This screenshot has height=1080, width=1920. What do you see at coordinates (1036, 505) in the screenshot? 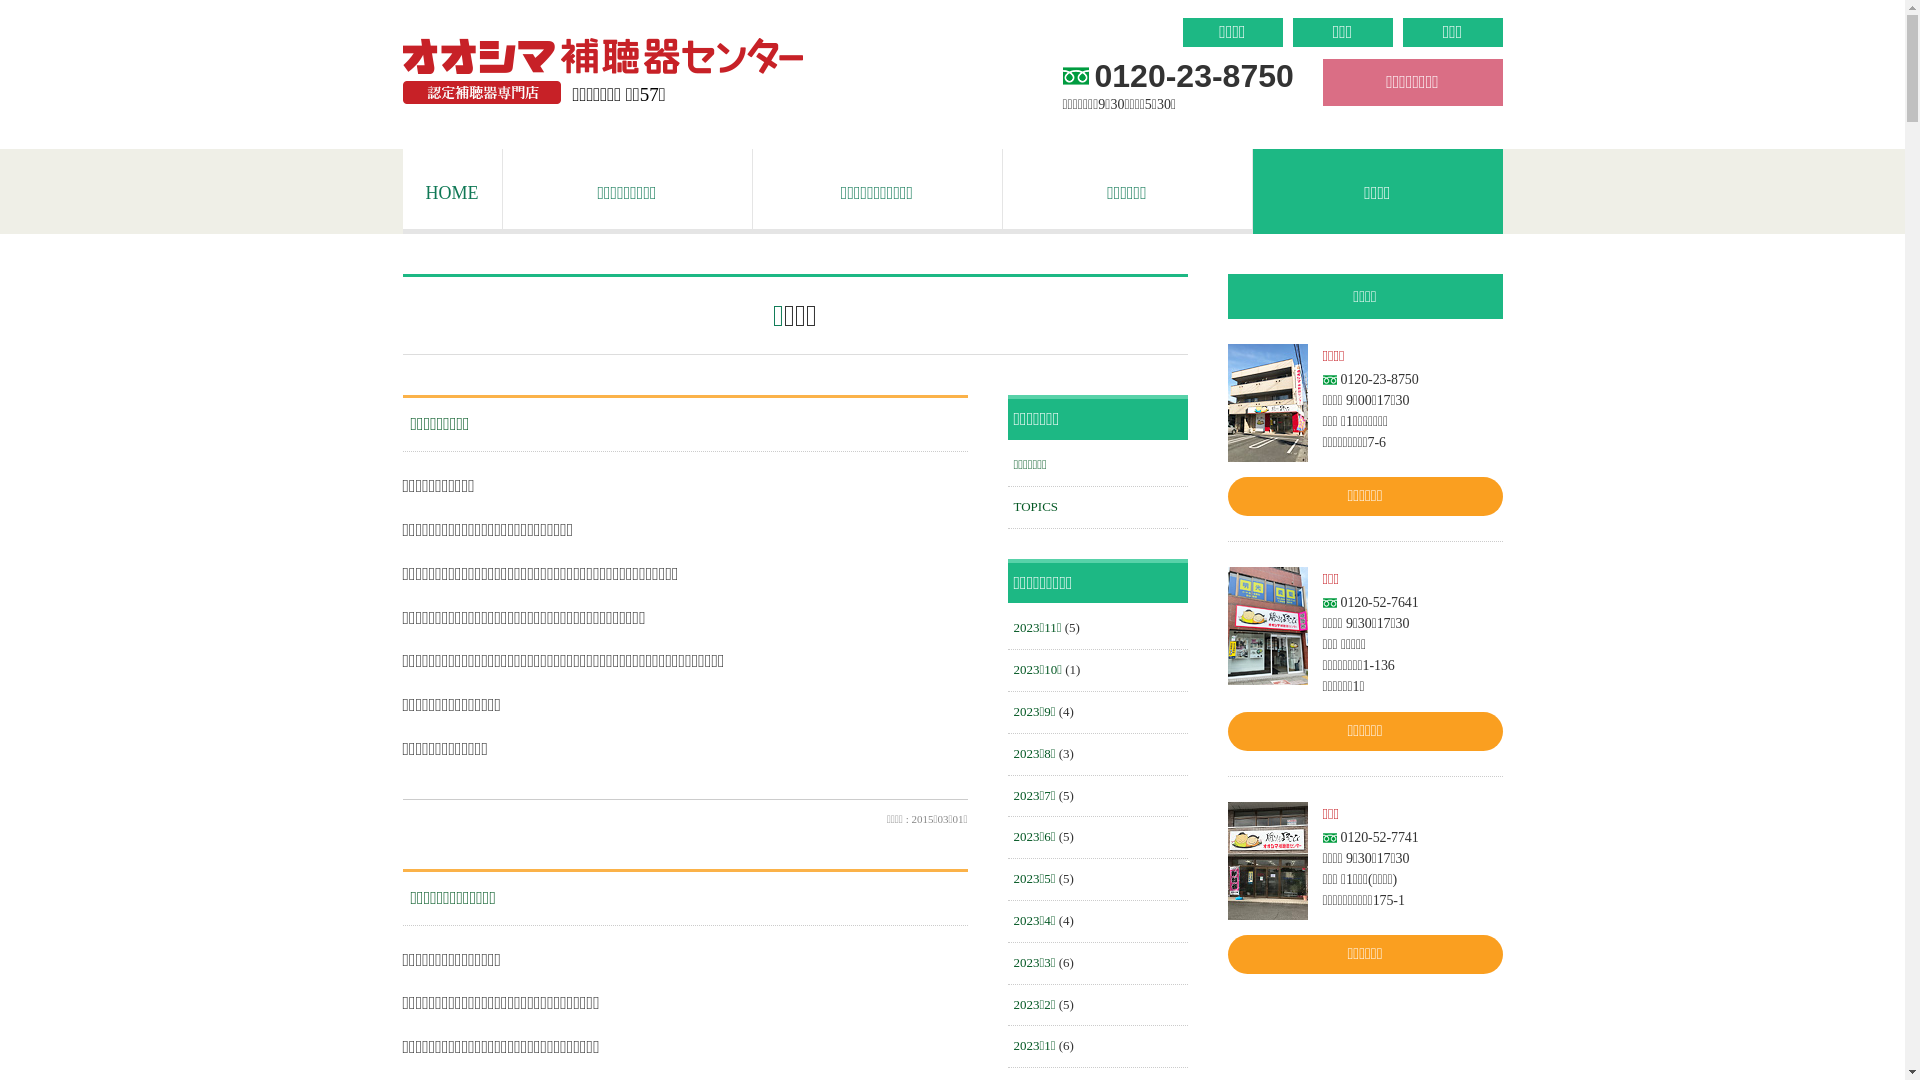
I see `'TOPICS'` at bounding box center [1036, 505].